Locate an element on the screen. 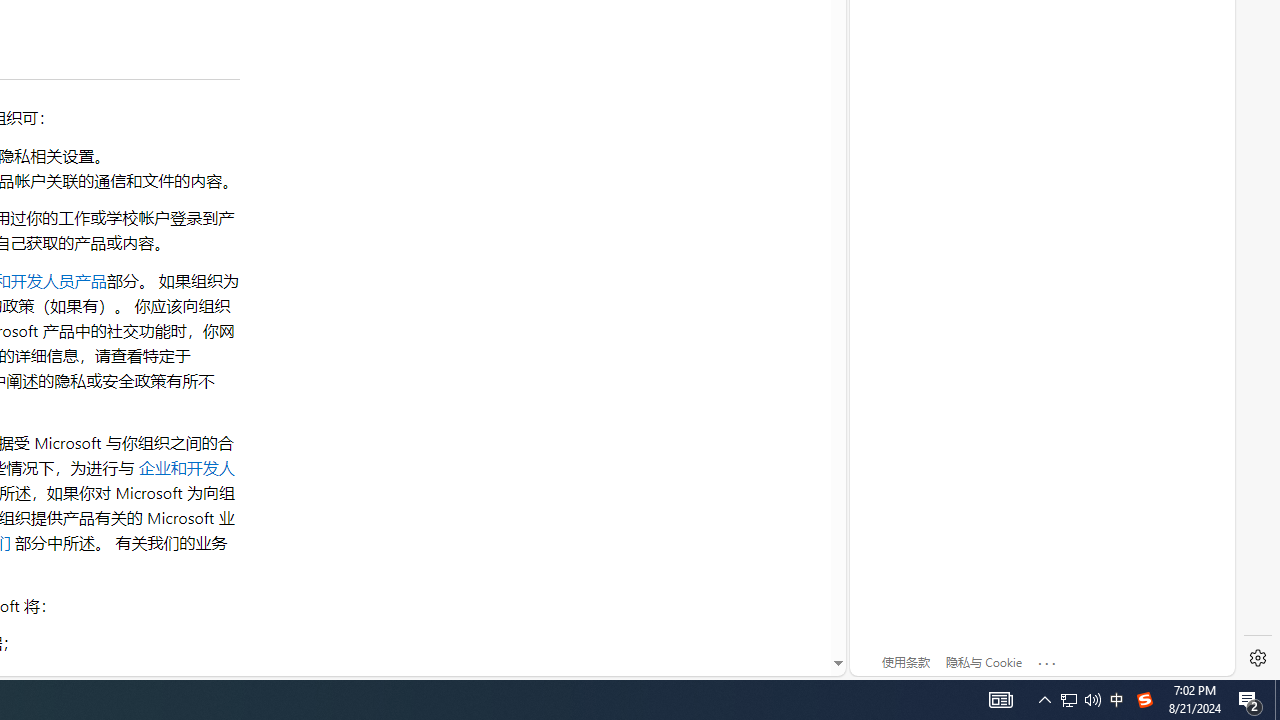  'AutomationID: 4105' is located at coordinates (1000, 698).